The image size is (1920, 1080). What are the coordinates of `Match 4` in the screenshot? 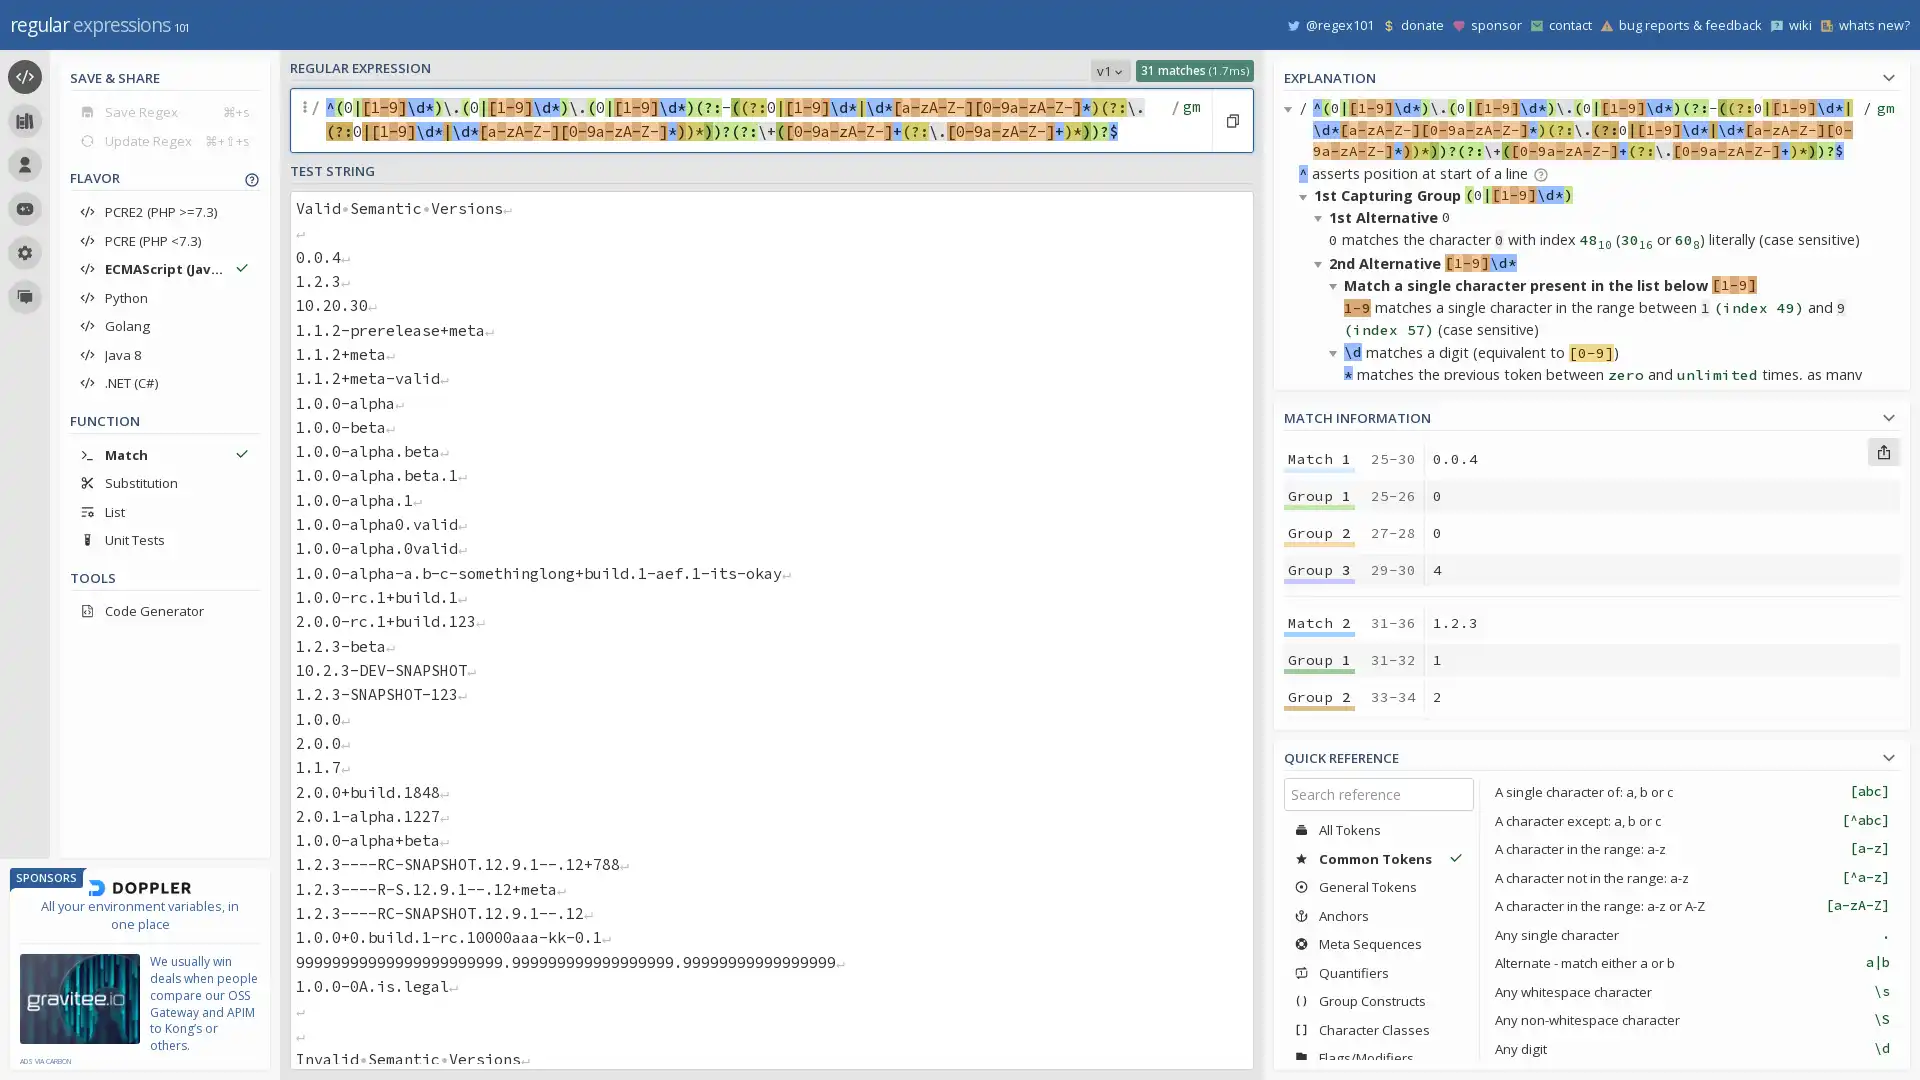 It's located at (1319, 950).